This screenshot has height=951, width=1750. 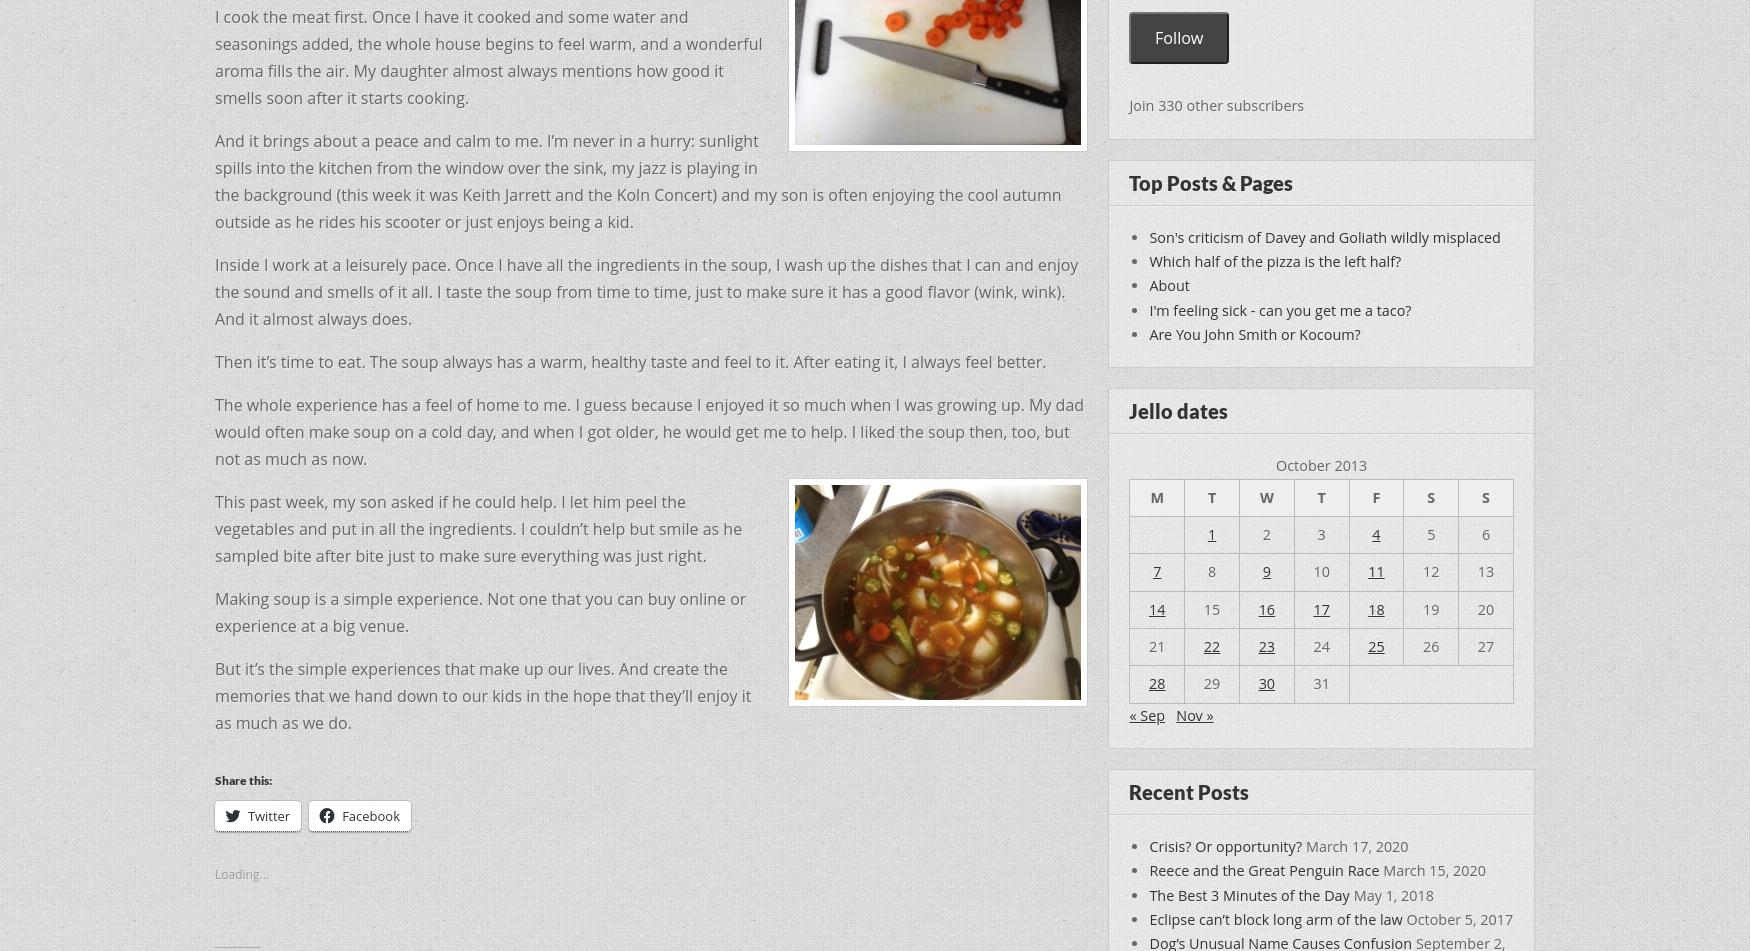 I want to click on '28', so click(x=1155, y=682).